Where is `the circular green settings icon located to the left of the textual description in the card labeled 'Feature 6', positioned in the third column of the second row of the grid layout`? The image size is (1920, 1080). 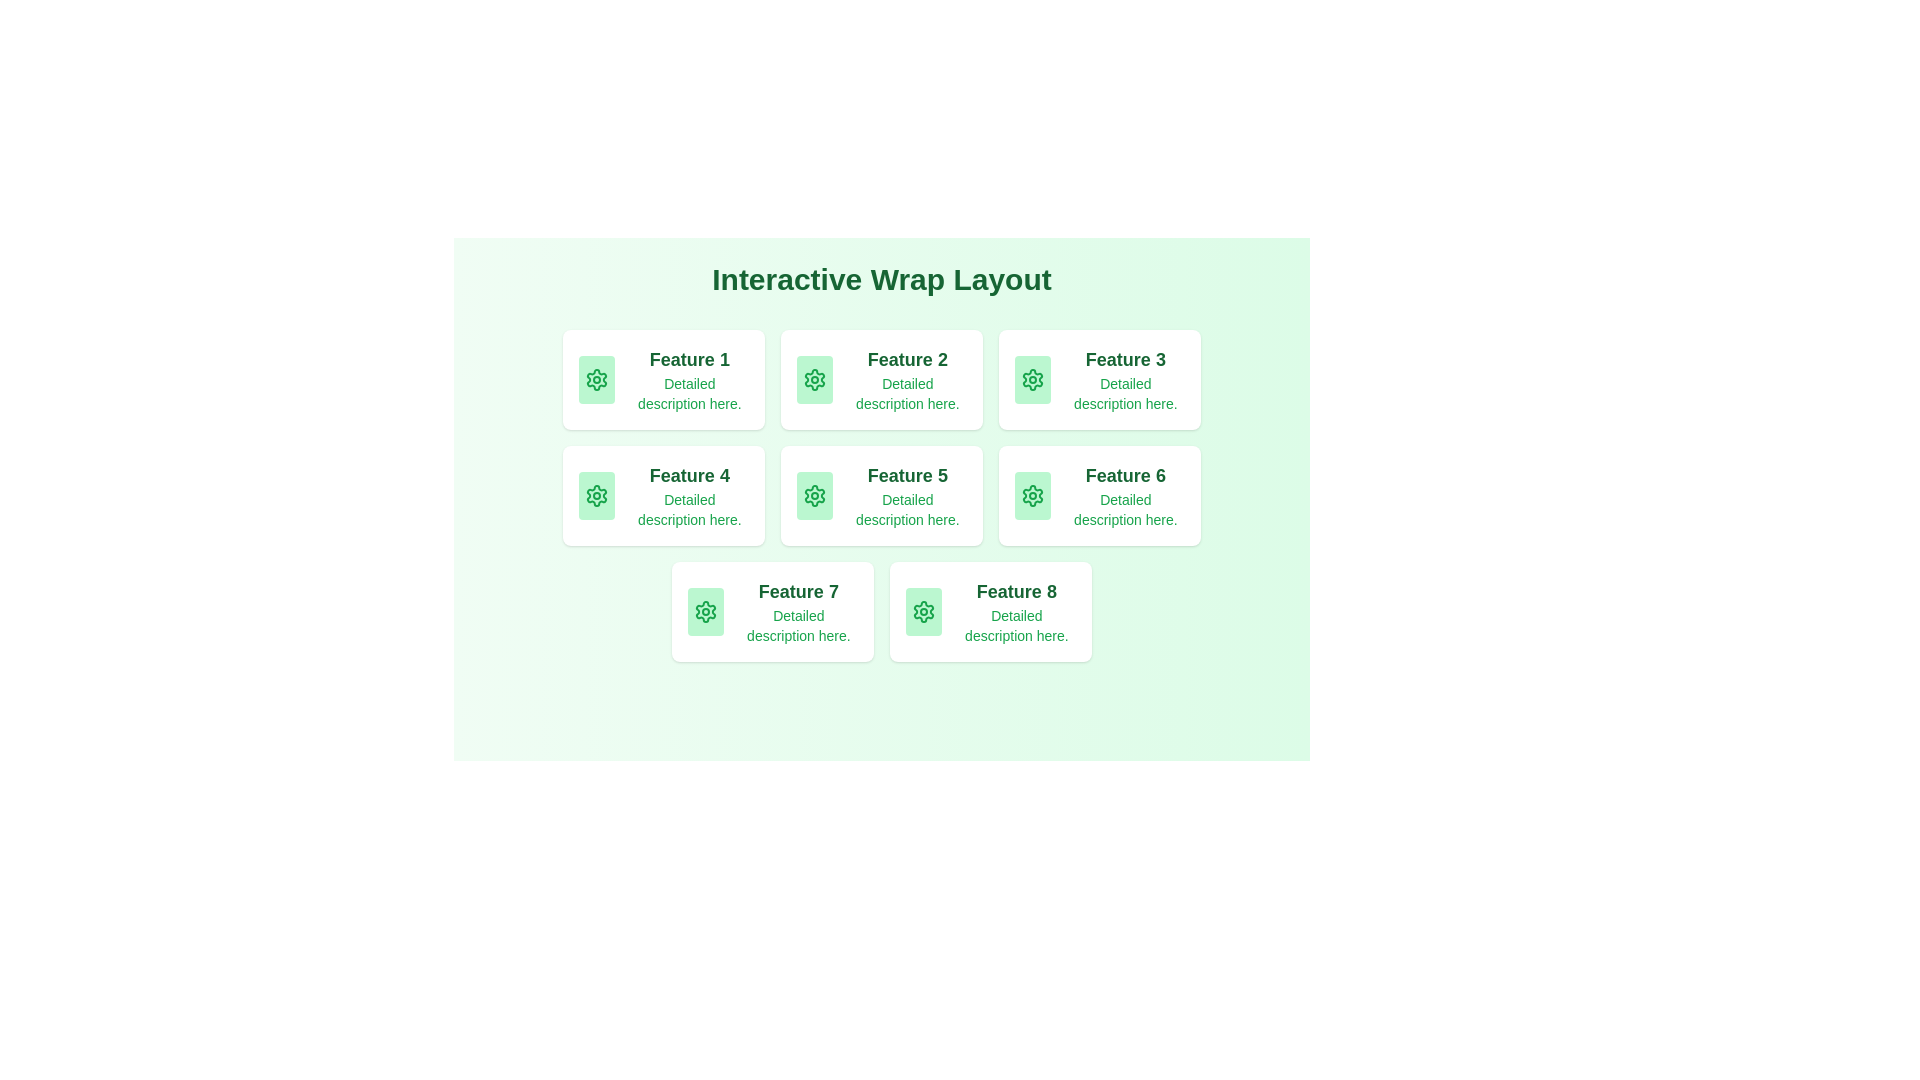
the circular green settings icon located to the left of the textual description in the card labeled 'Feature 6', positioned in the third column of the second row of the grid layout is located at coordinates (1032, 495).